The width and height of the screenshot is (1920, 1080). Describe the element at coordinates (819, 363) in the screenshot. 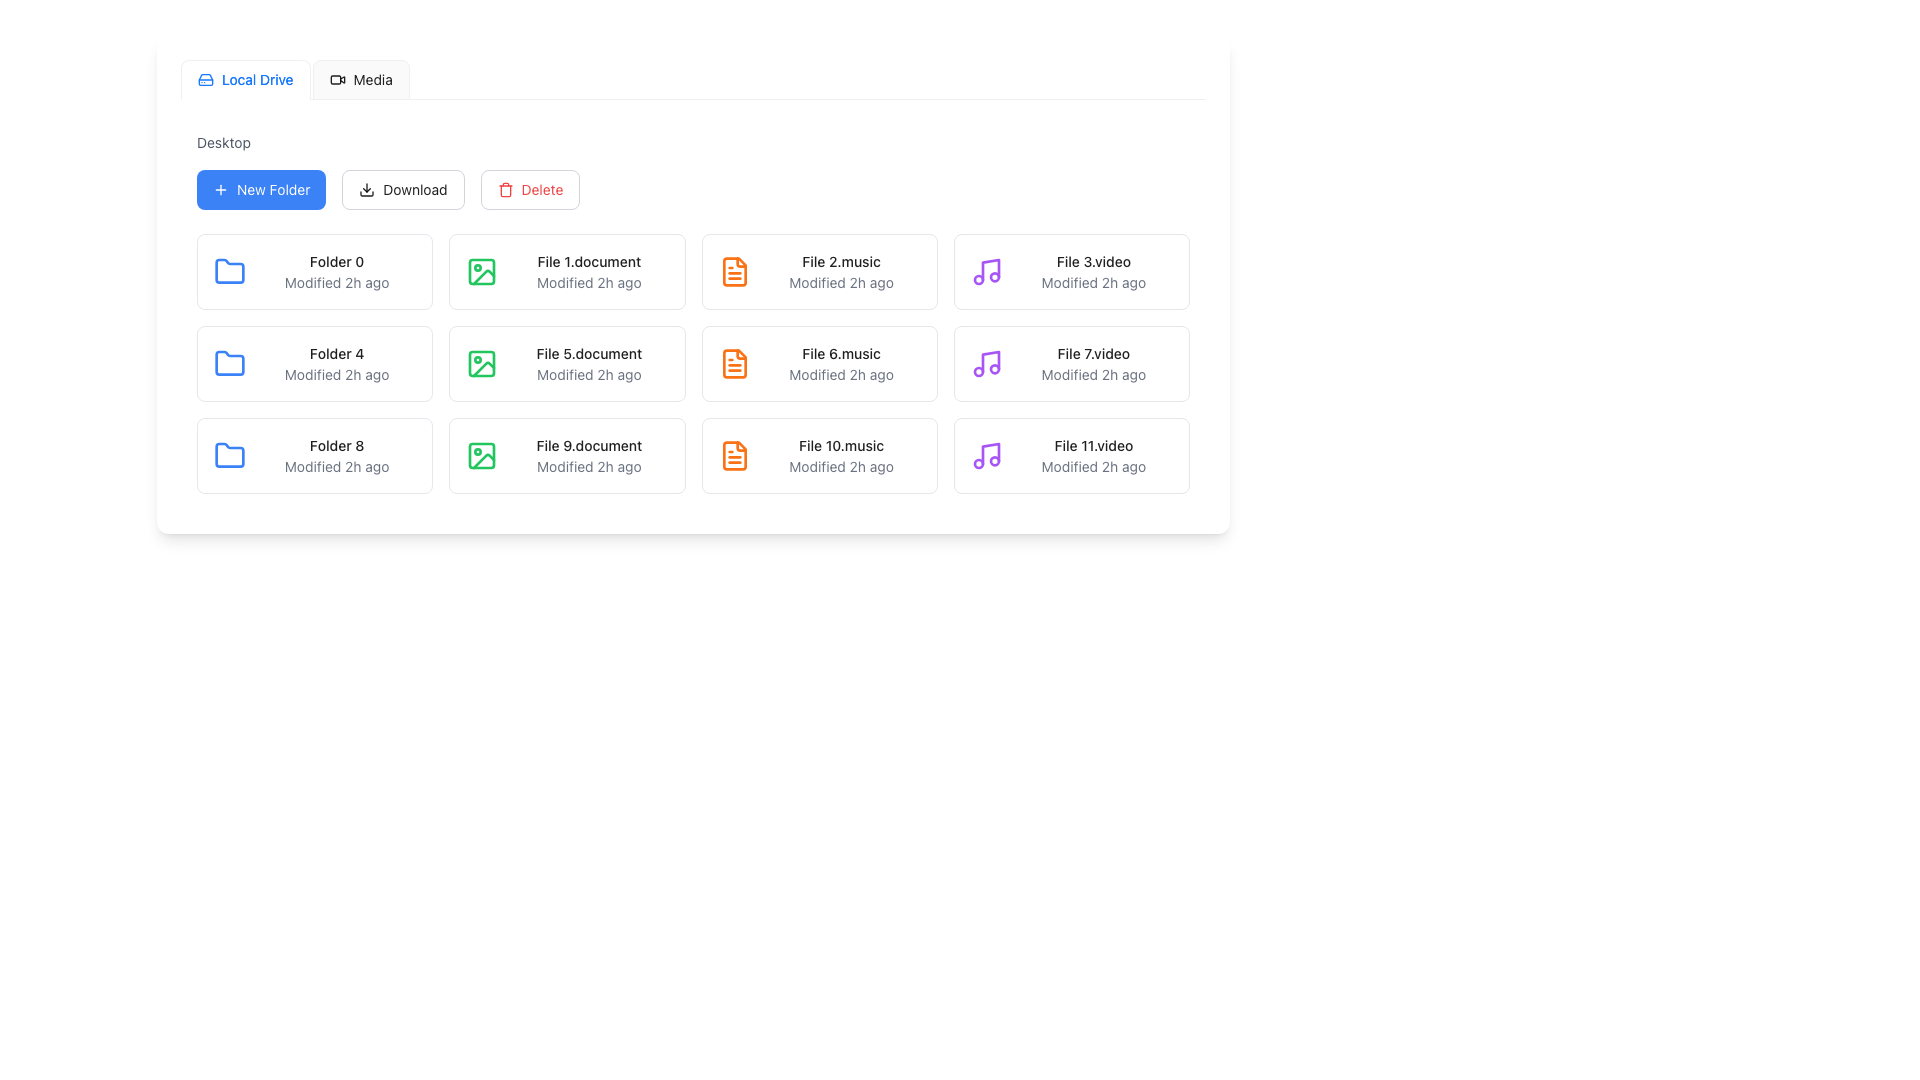

I see `the Tile component displaying 'File 6.music'` at that location.